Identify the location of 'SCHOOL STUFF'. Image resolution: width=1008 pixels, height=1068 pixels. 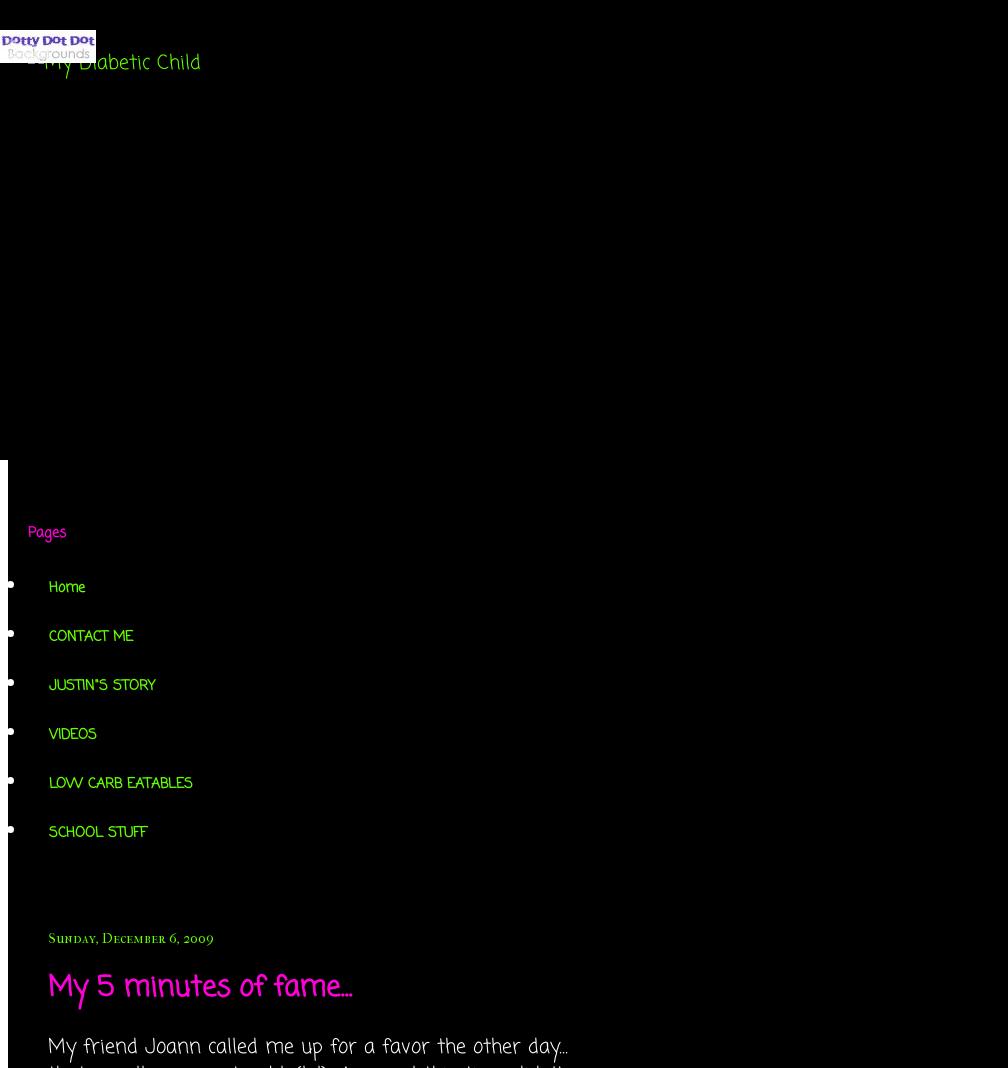
(97, 832).